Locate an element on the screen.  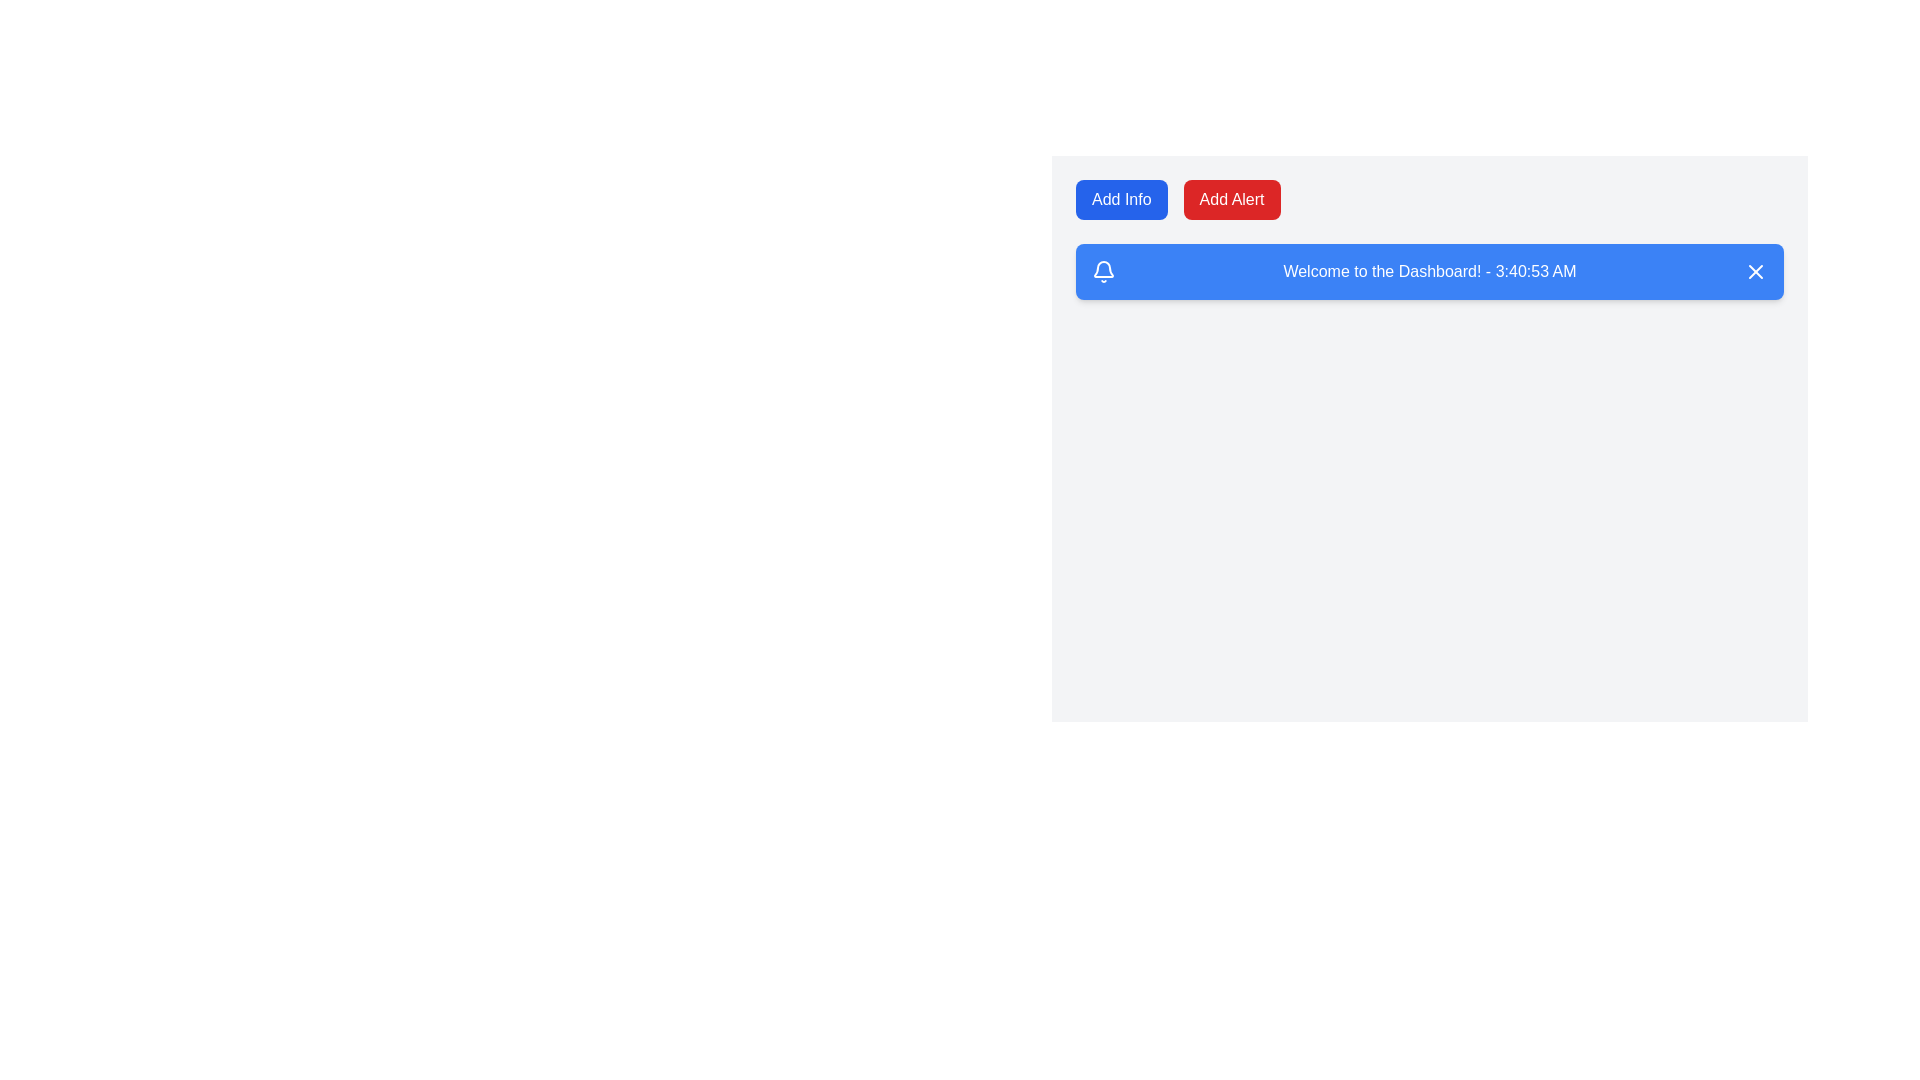
the X-shaped Close button located at the top-right of the blue notification bar is located at coordinates (1755, 272).